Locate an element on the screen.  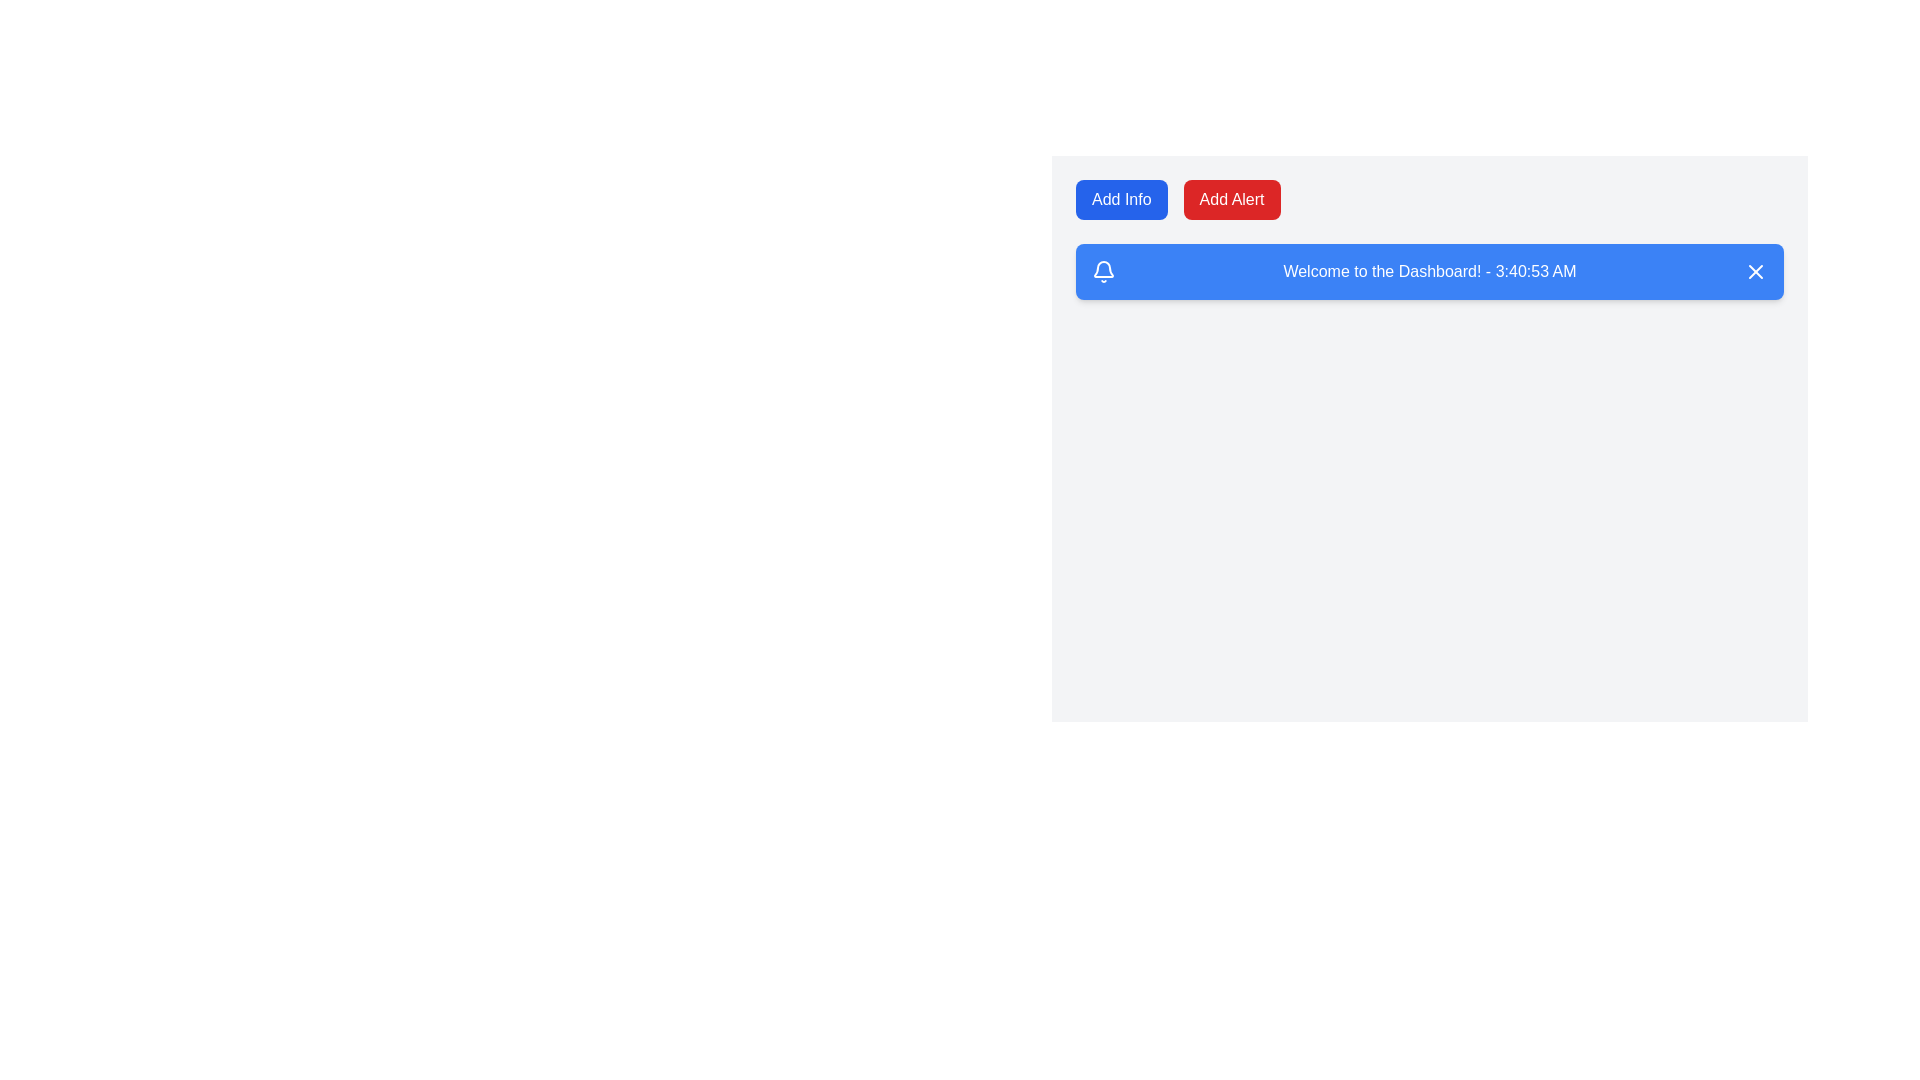
the X-shaped Close button located at the top-right of the blue notification bar is located at coordinates (1755, 272).